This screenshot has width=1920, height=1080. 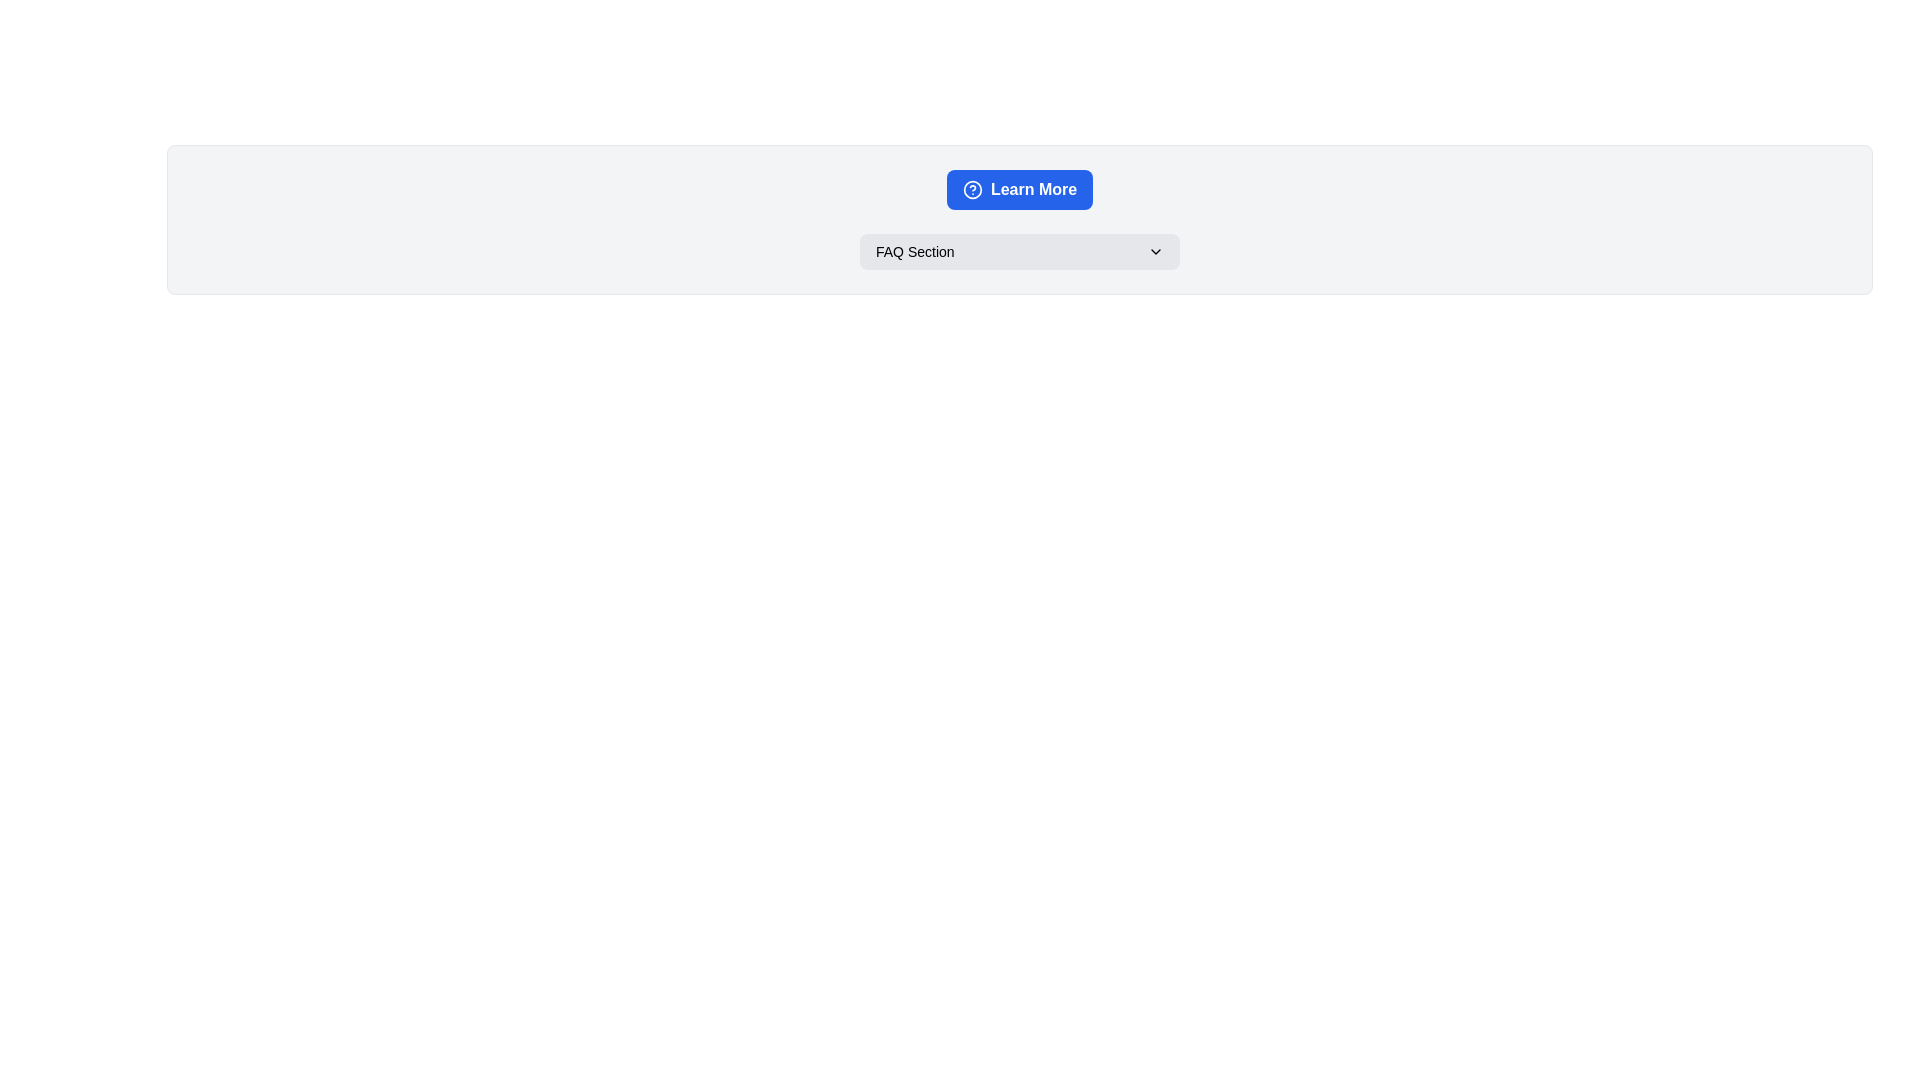 What do you see at coordinates (972, 189) in the screenshot?
I see `the decorative or functional icon for the 'Learn More' button, located to the left of the 'Learn More' text` at bounding box center [972, 189].